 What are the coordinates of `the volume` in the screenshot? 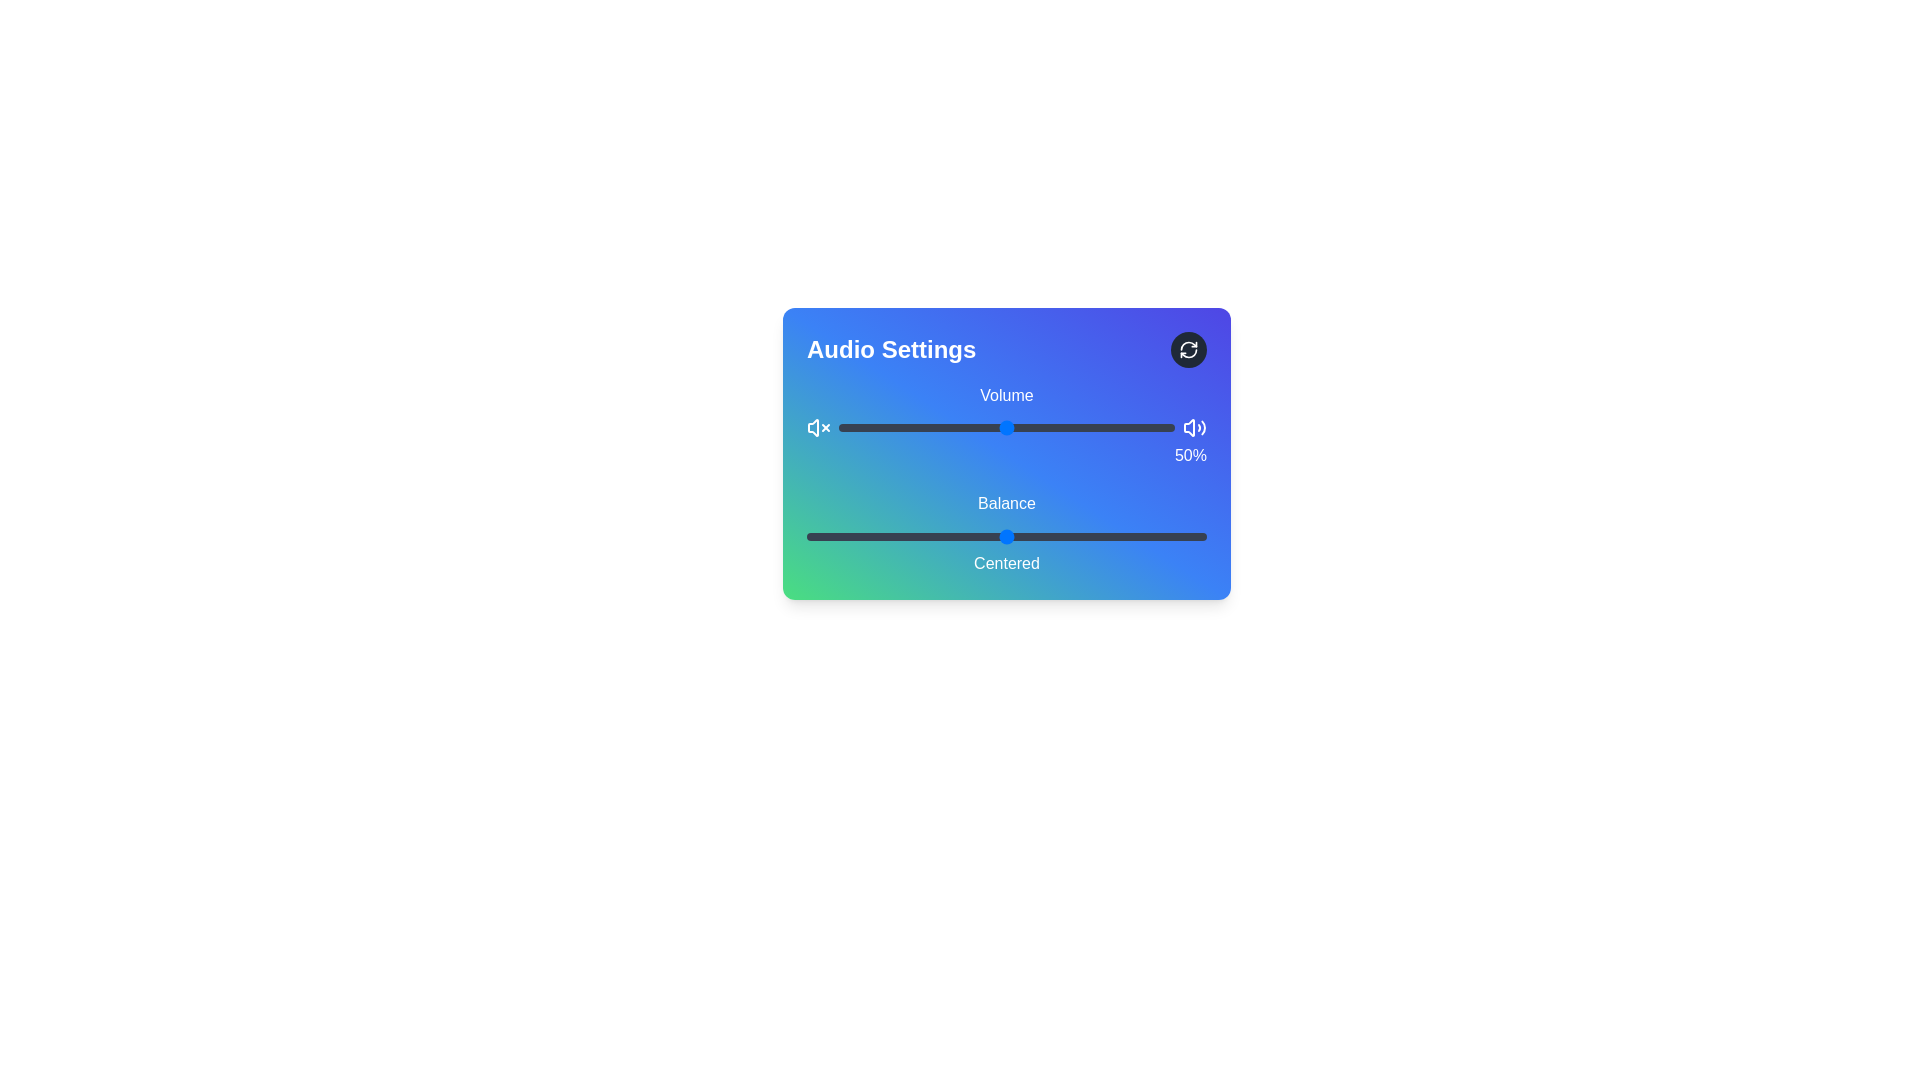 It's located at (845, 427).